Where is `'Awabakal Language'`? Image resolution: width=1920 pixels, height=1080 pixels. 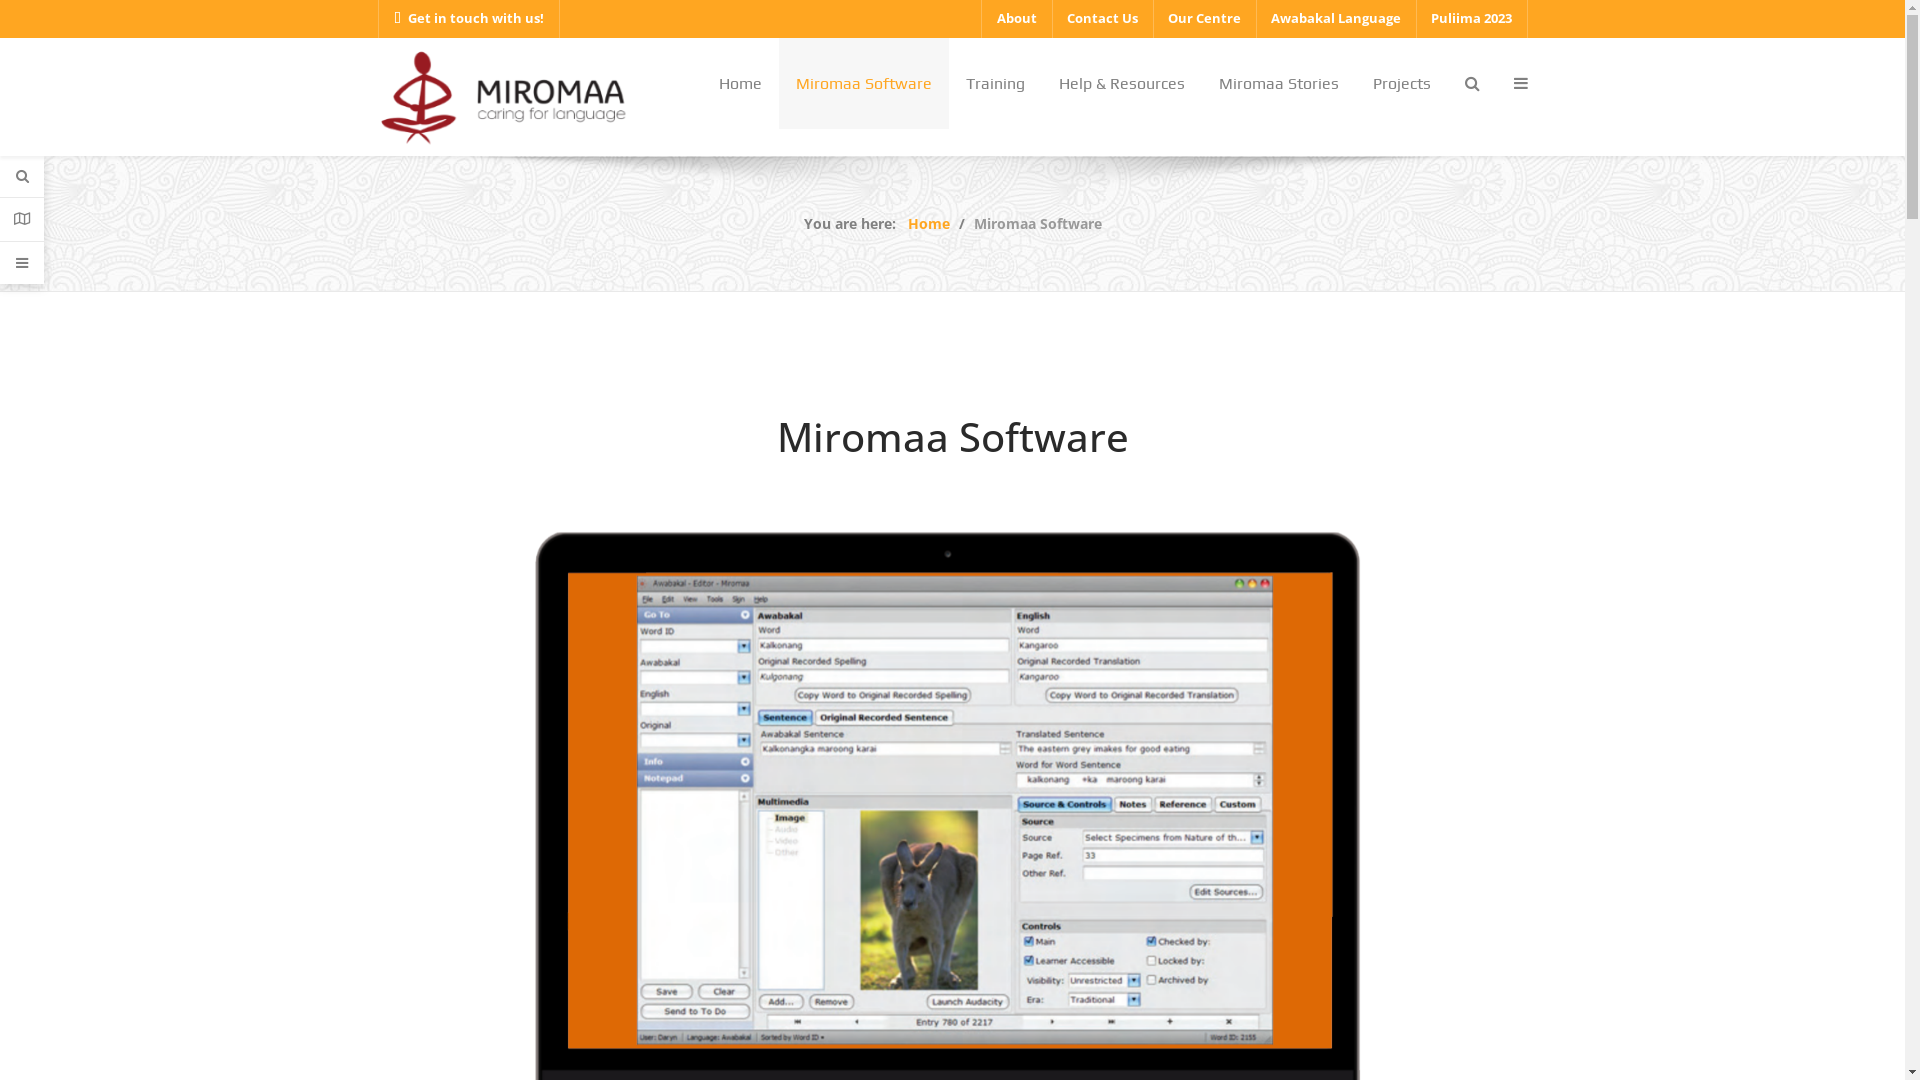
'Awabakal Language' is located at coordinates (1335, 19).